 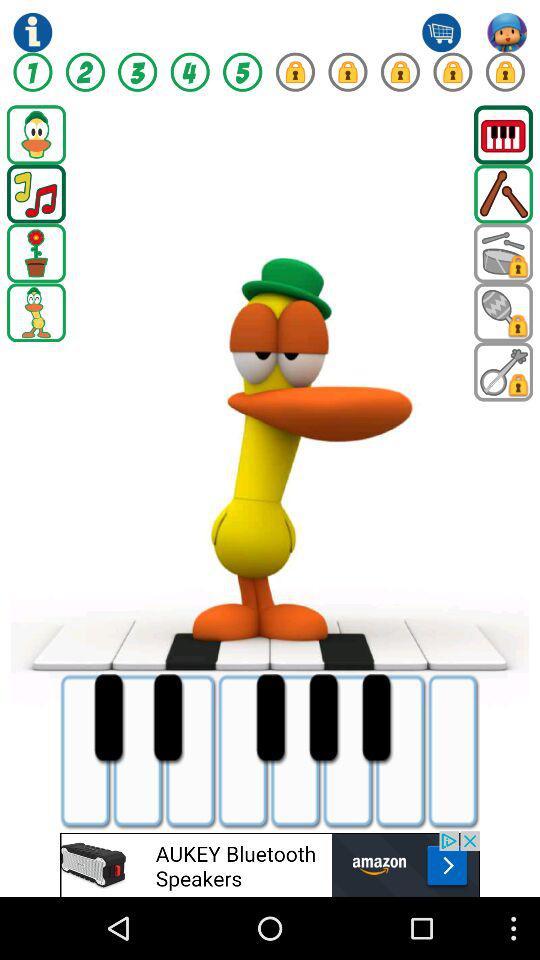 What do you see at coordinates (507, 31) in the screenshot?
I see `open account menu` at bounding box center [507, 31].